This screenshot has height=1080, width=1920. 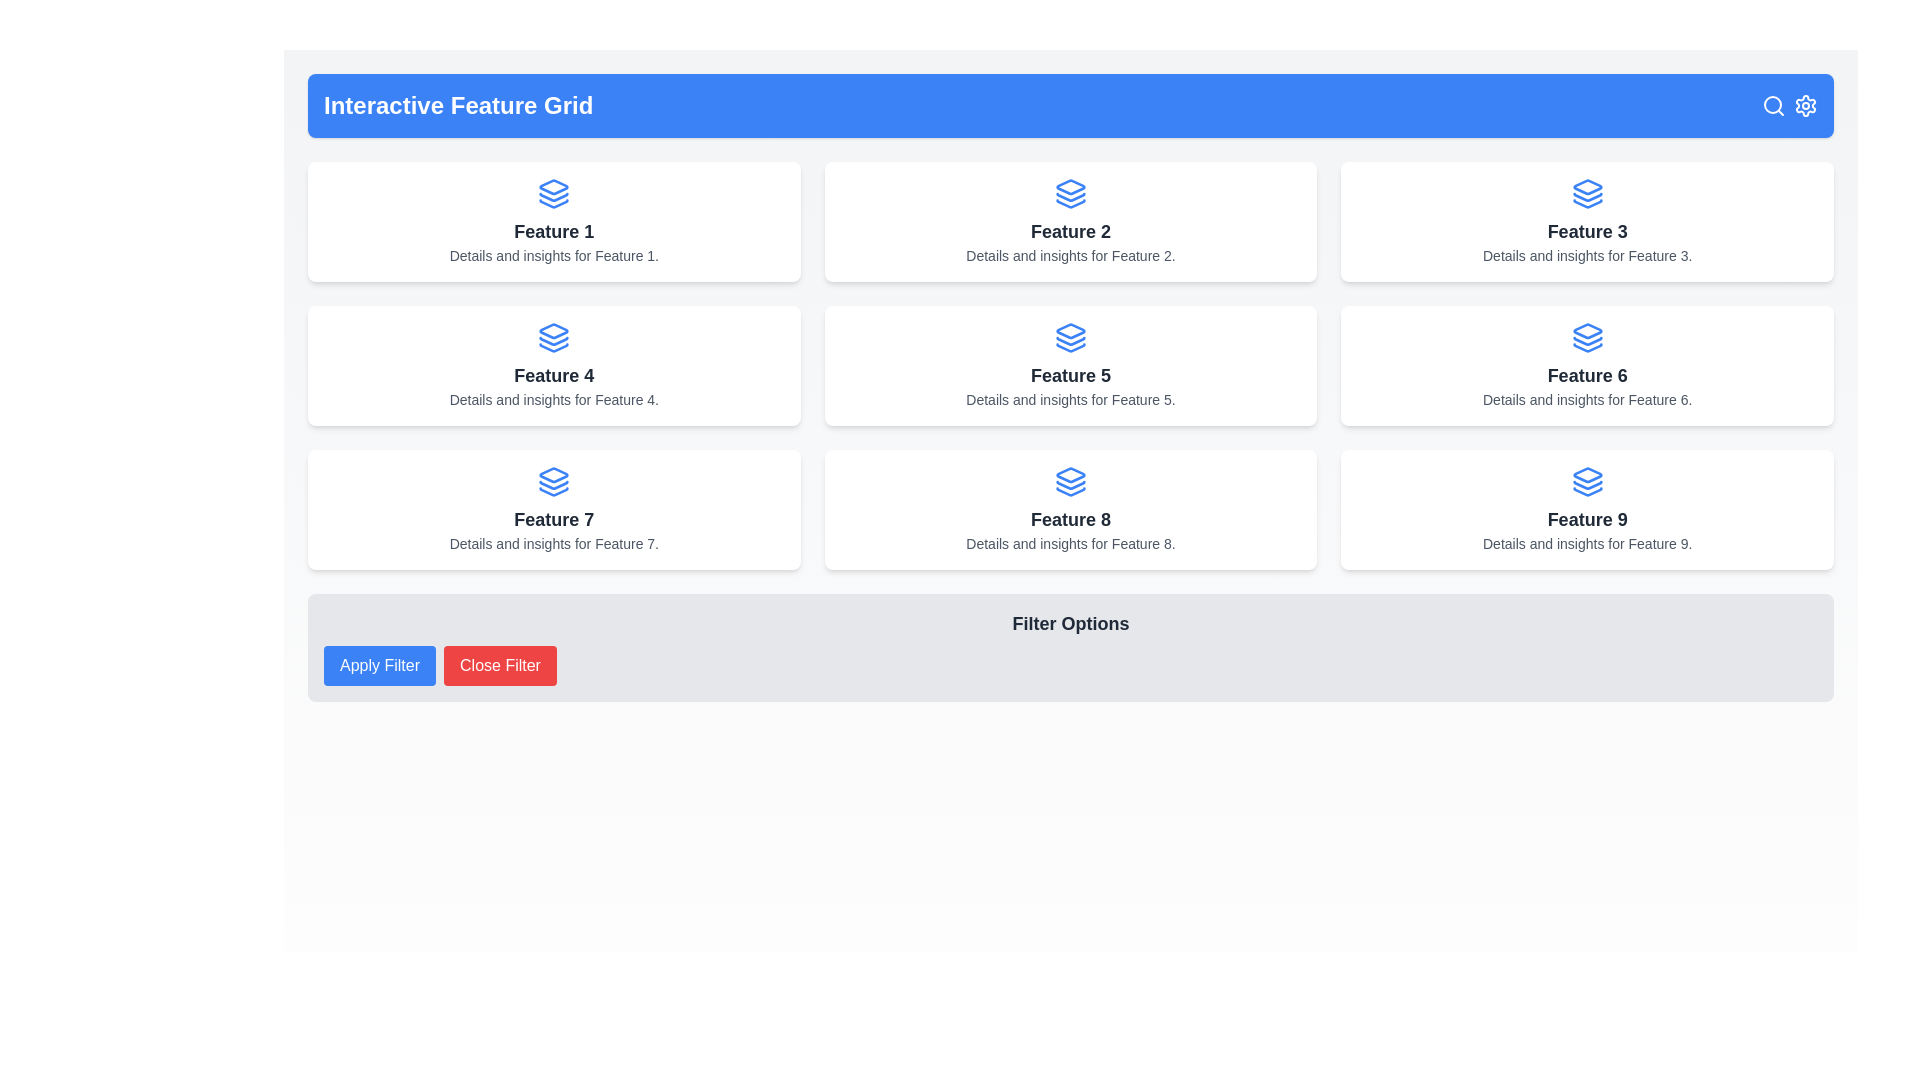 What do you see at coordinates (554, 375) in the screenshot?
I see `the bold text label reading 'Feature 4' located in the first column of the second row in the grid layout, which serves as the title of a card` at bounding box center [554, 375].